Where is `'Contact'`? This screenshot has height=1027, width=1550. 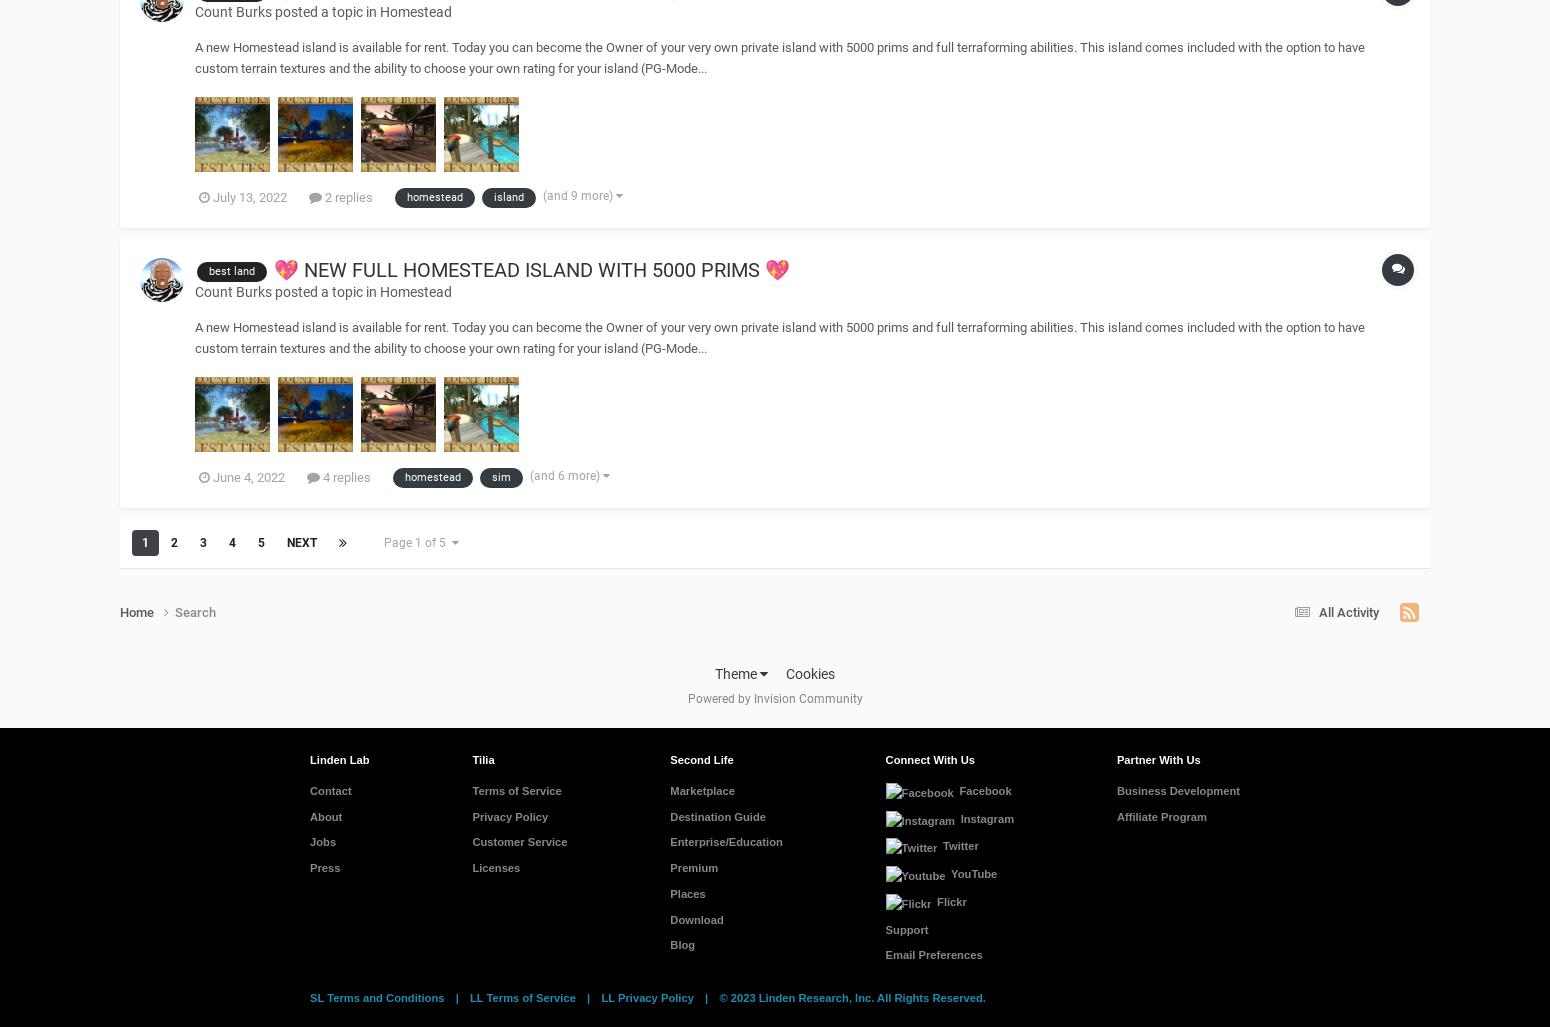 'Contact' is located at coordinates (329, 788).